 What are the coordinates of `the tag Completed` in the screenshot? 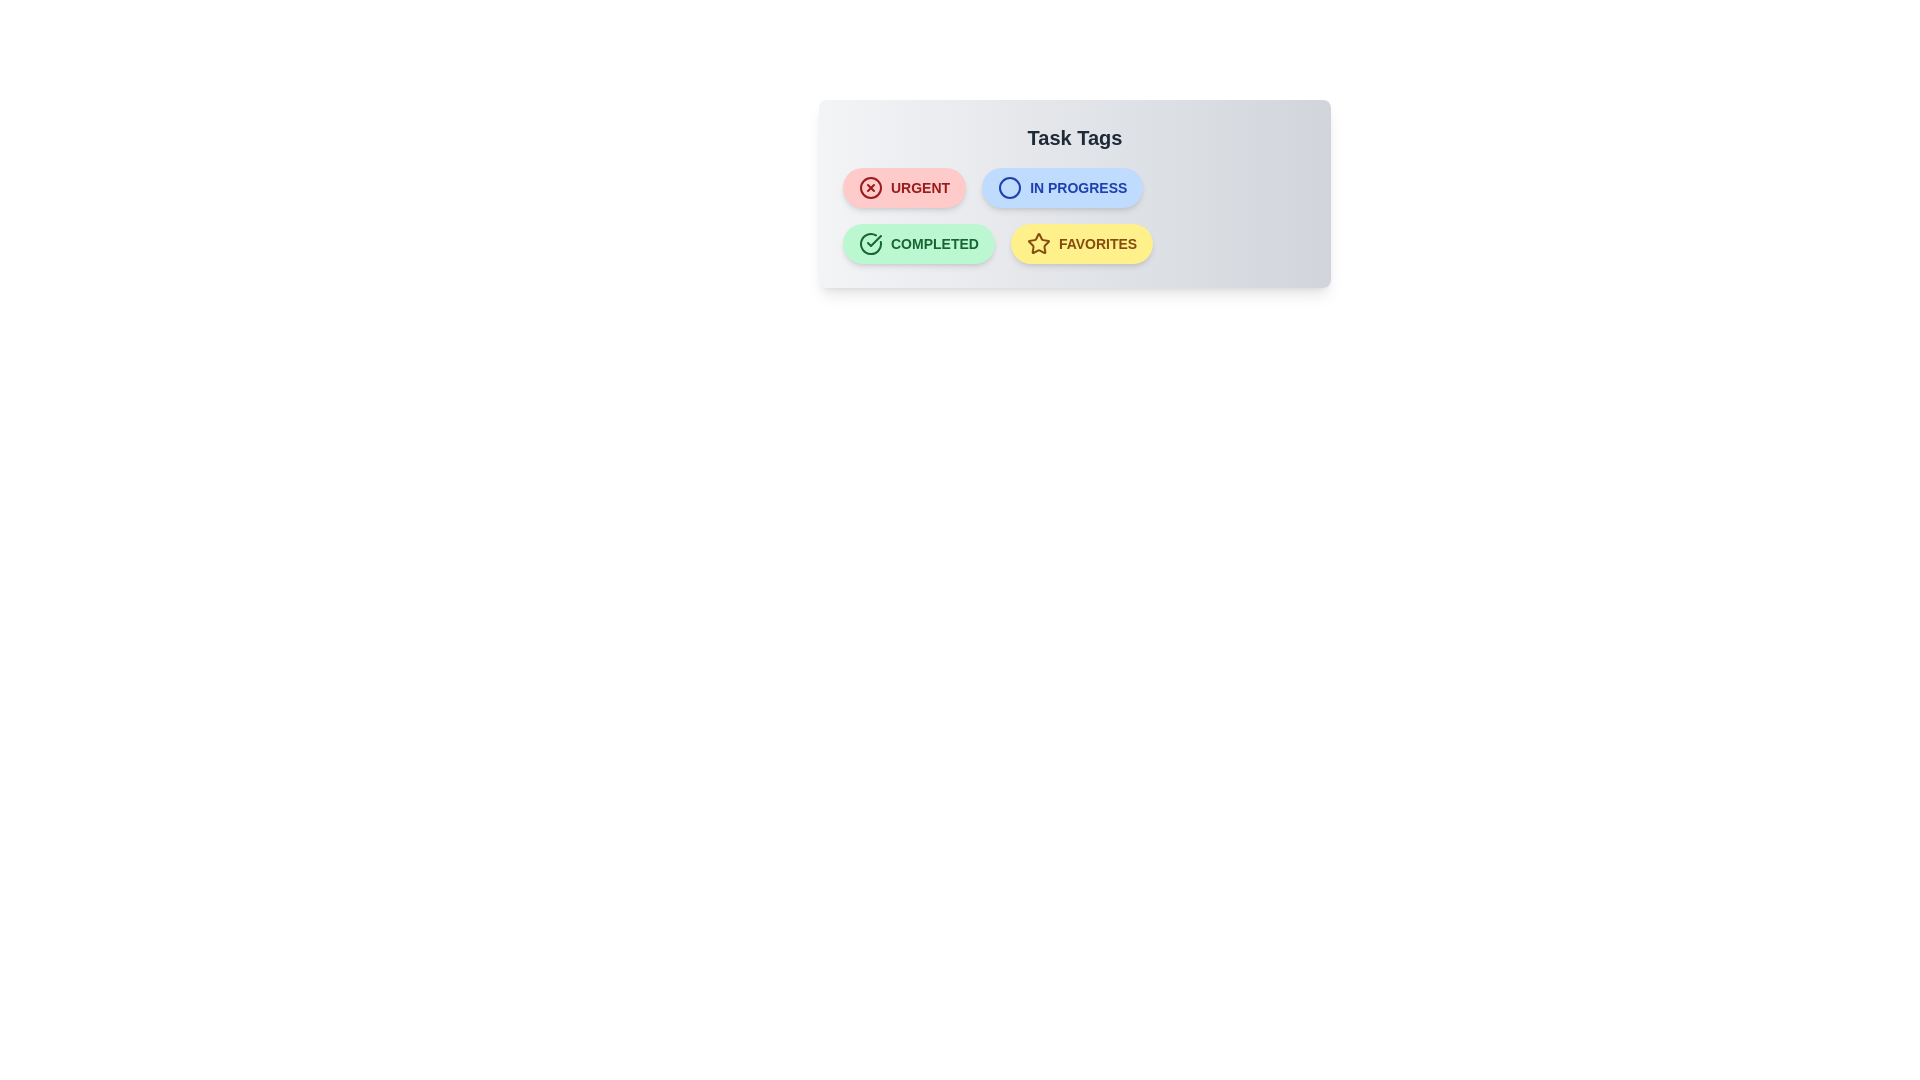 It's located at (916, 242).